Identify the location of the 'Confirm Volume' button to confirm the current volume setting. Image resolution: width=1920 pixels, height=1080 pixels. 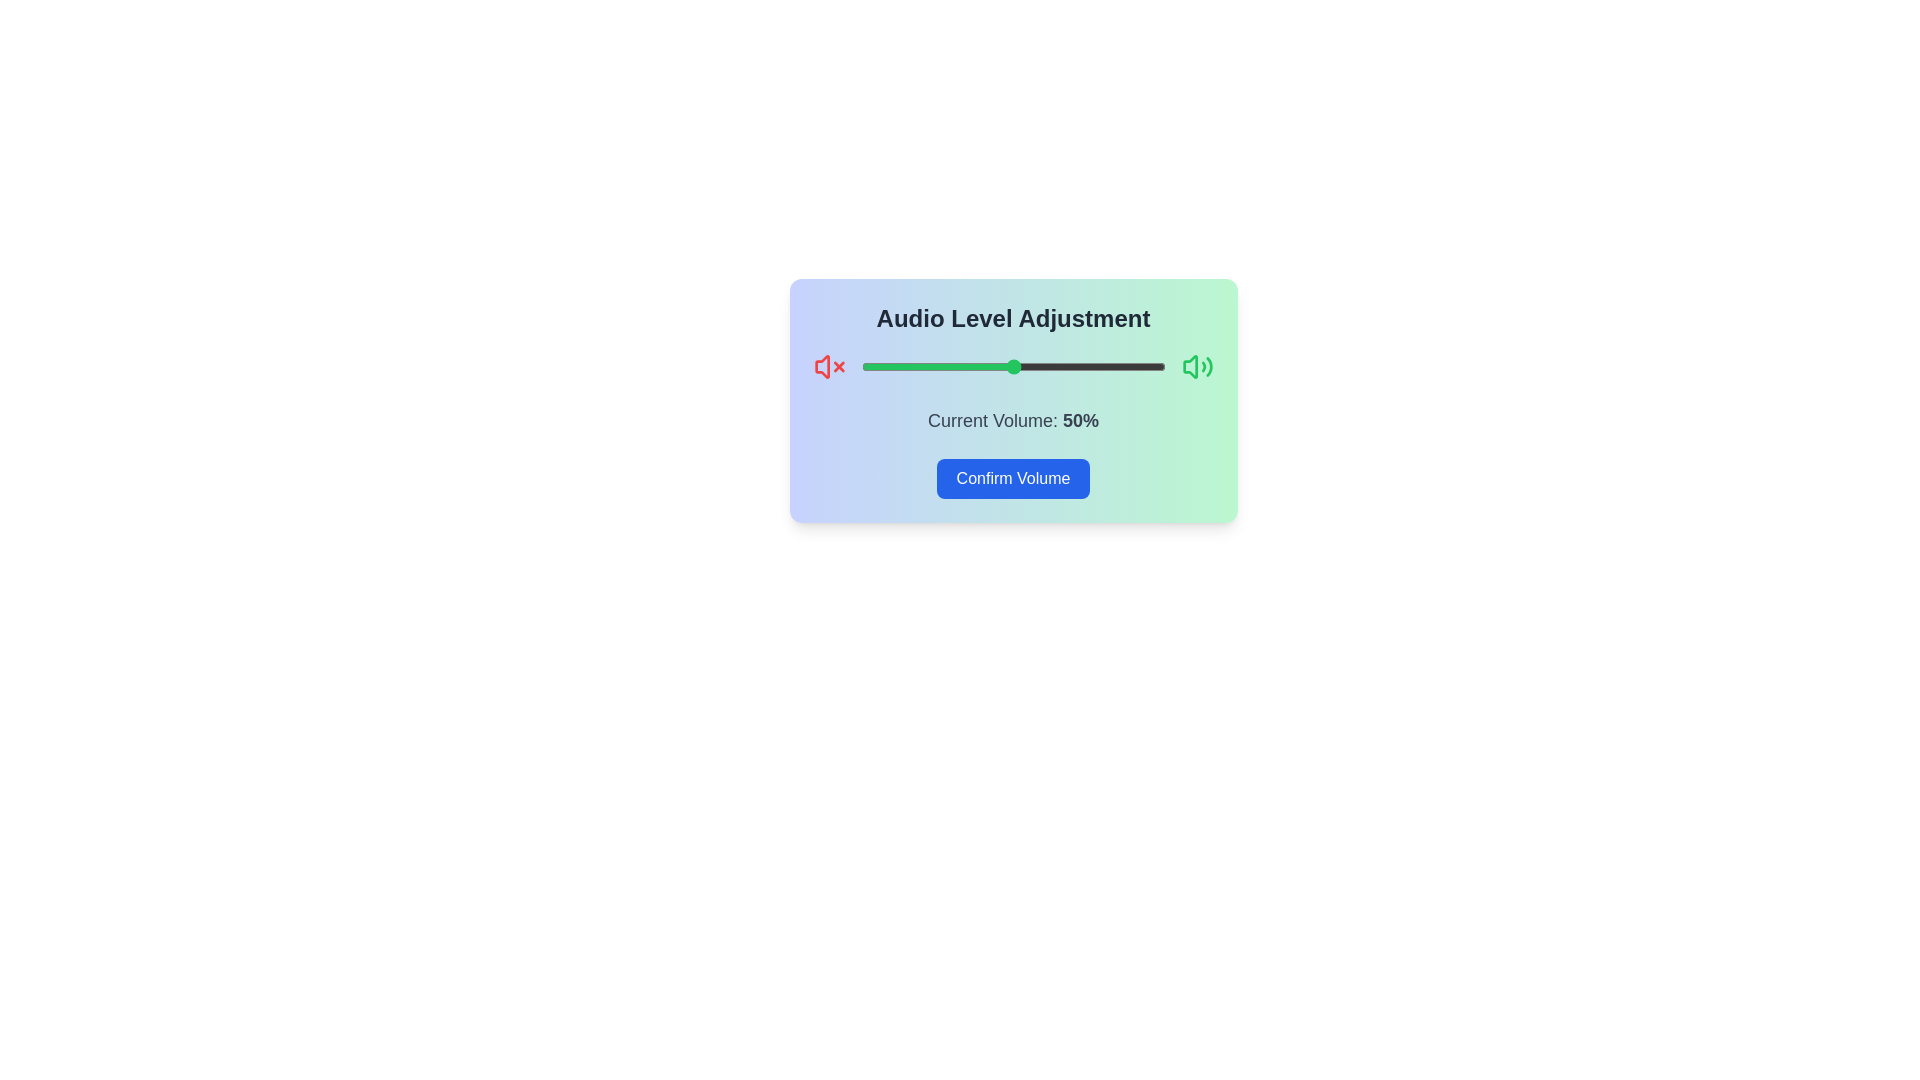
(1012, 478).